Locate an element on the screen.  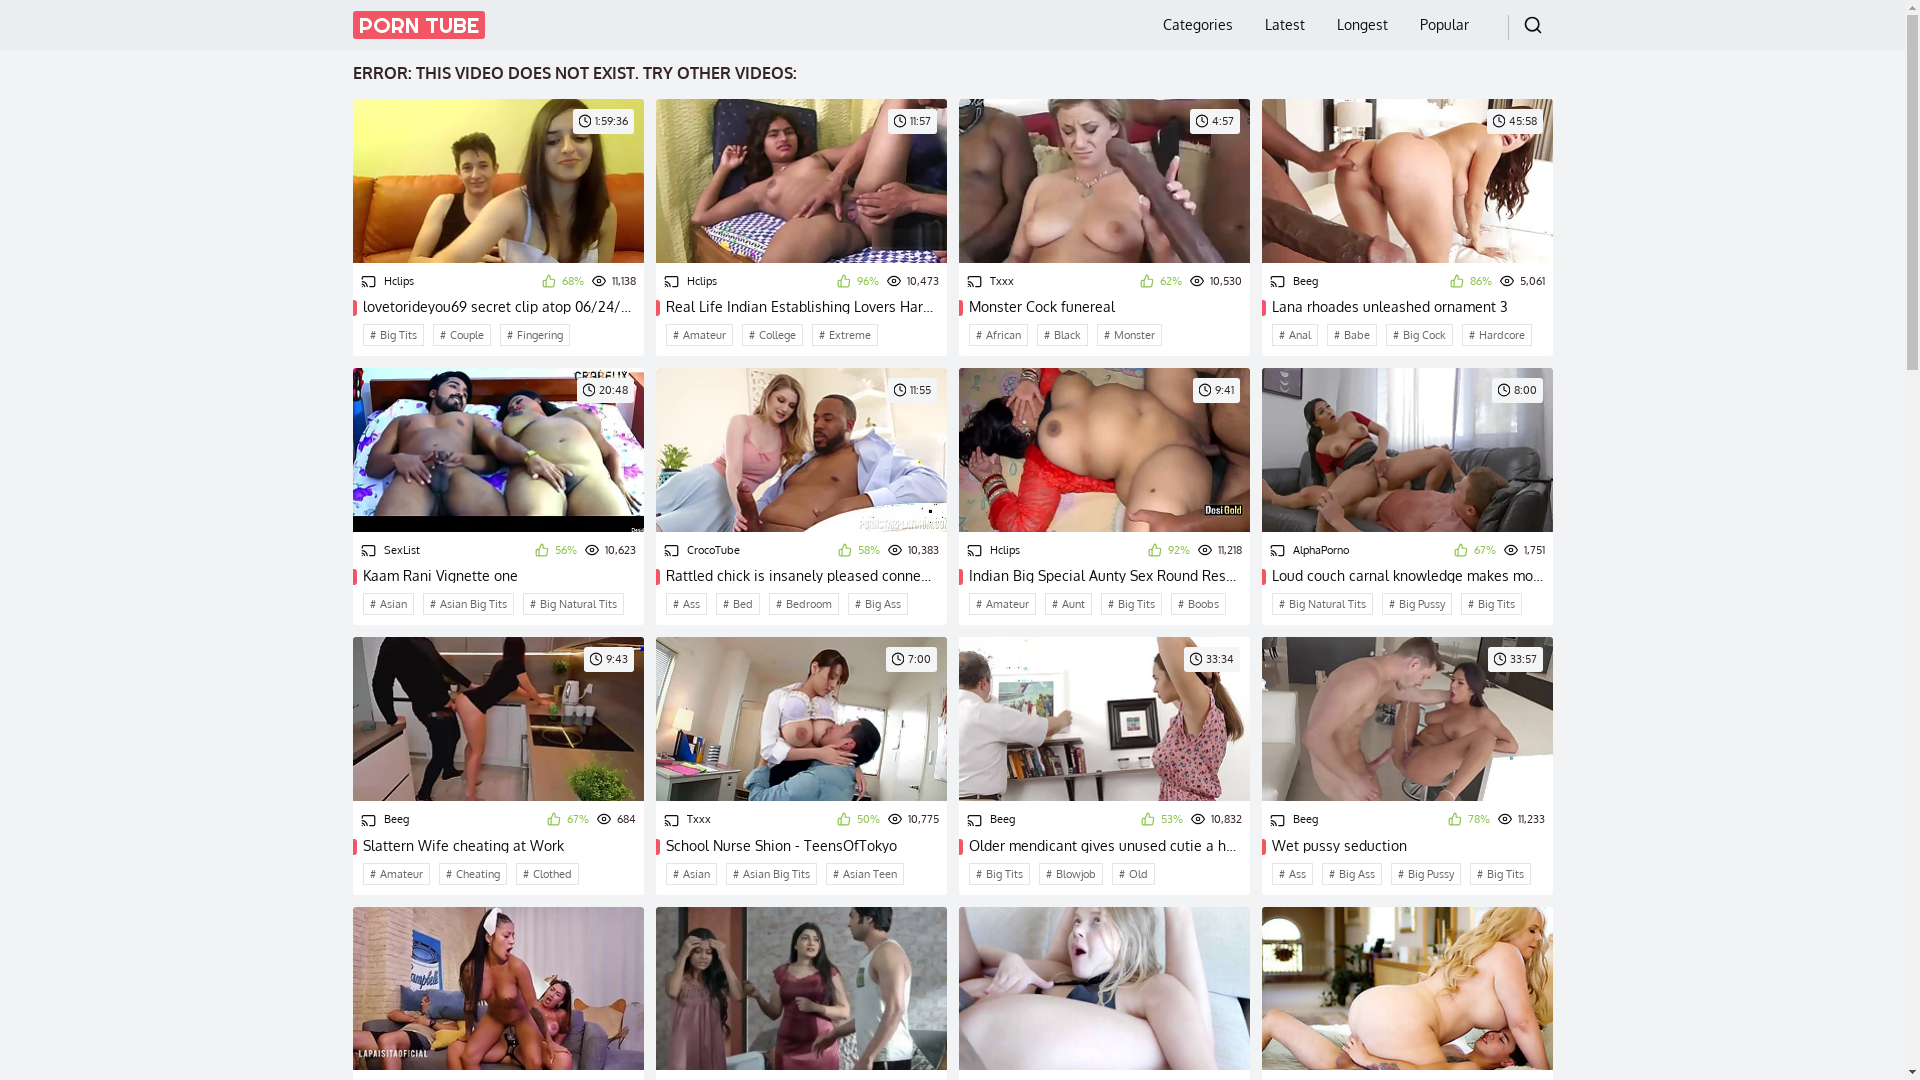
'Big Pussy' is located at coordinates (1415, 603).